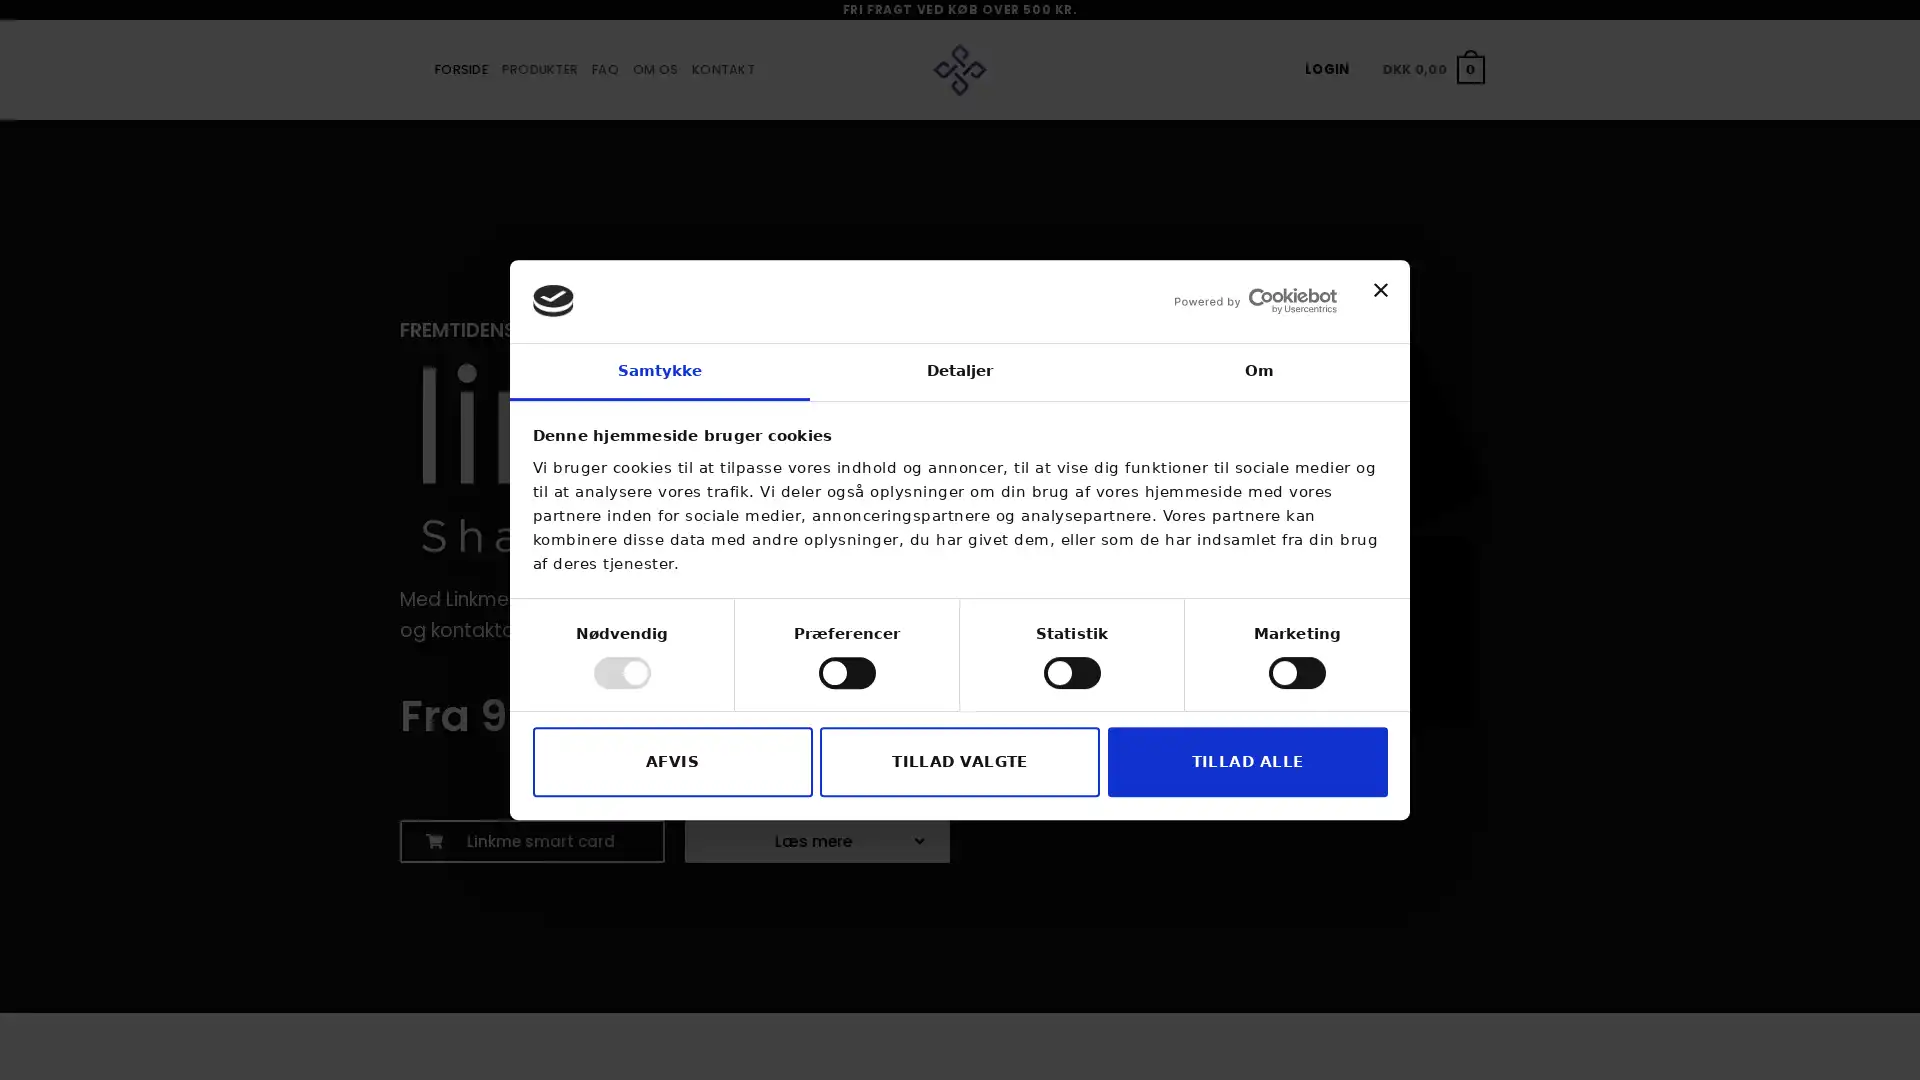 The height and width of the screenshot is (1080, 1920). Describe the element at coordinates (1246, 762) in the screenshot. I see `TILLAD ALLE` at that location.